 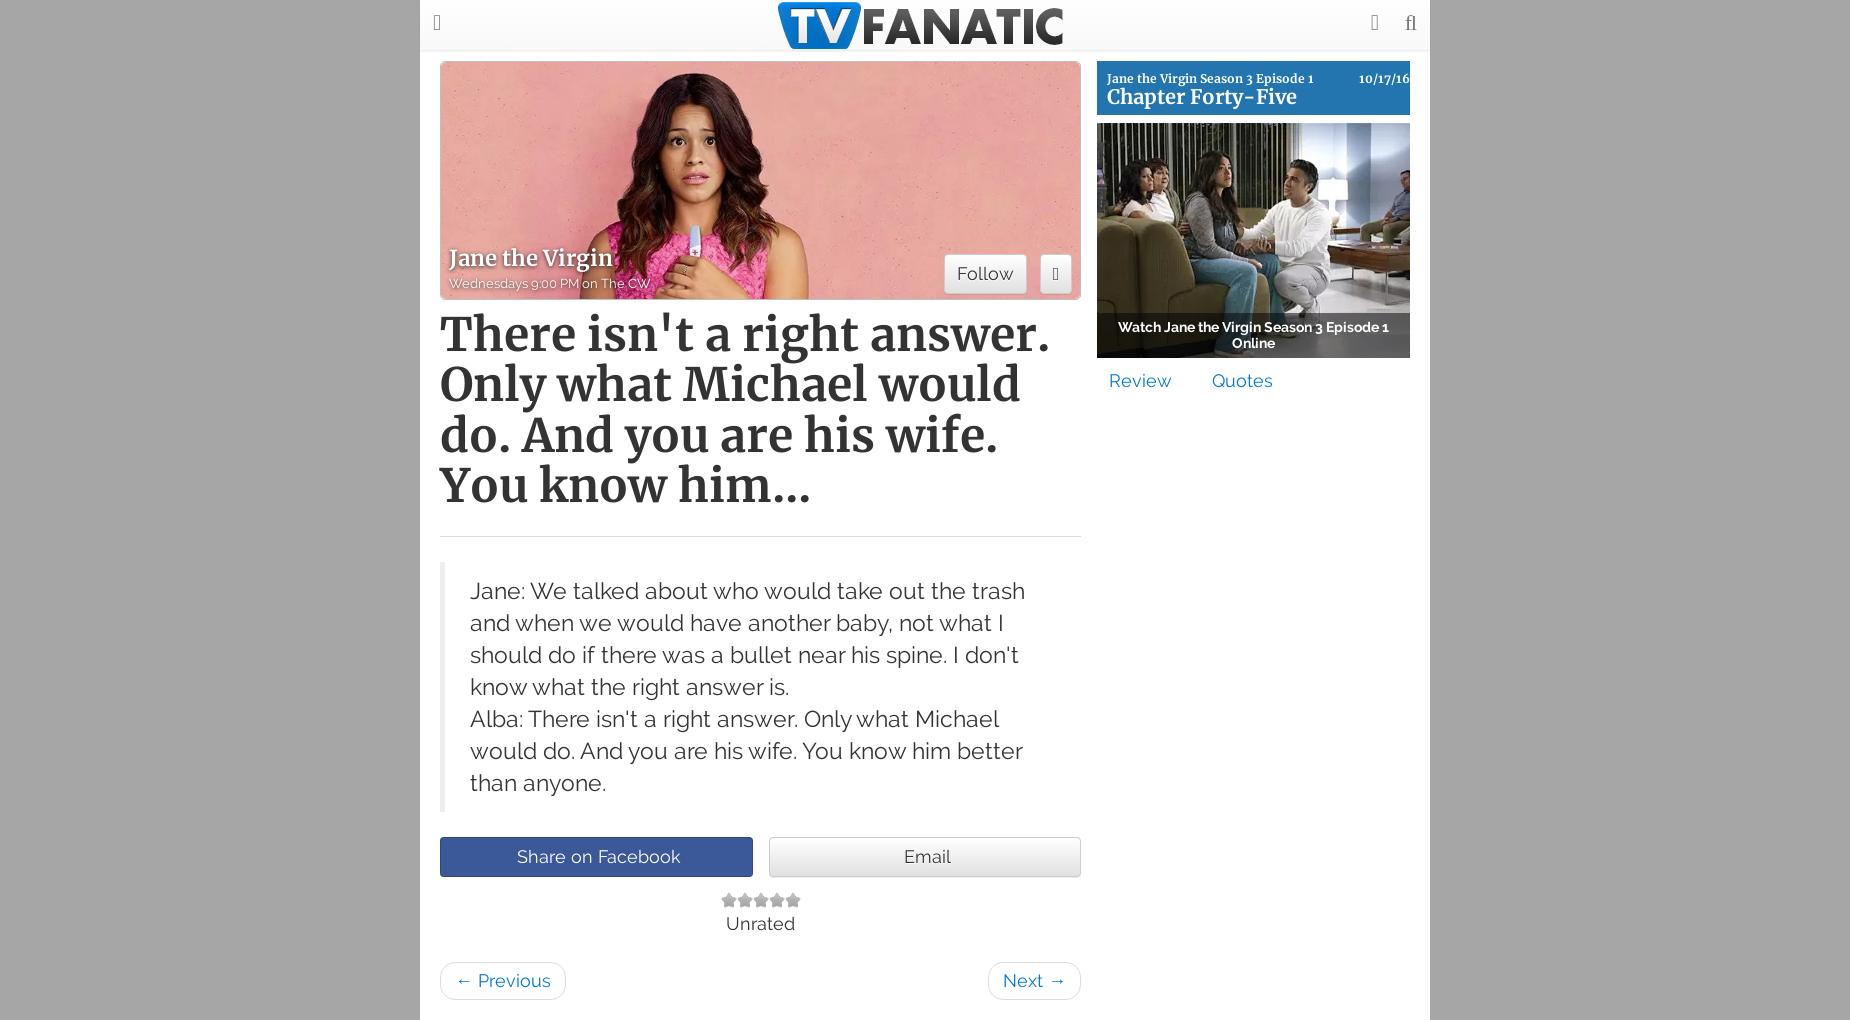 What do you see at coordinates (470, 751) in the screenshot?
I see `'Alba: There isn't a right answer. Only what Michael would do. And you are his wife. You know him better than anyone.'` at bounding box center [470, 751].